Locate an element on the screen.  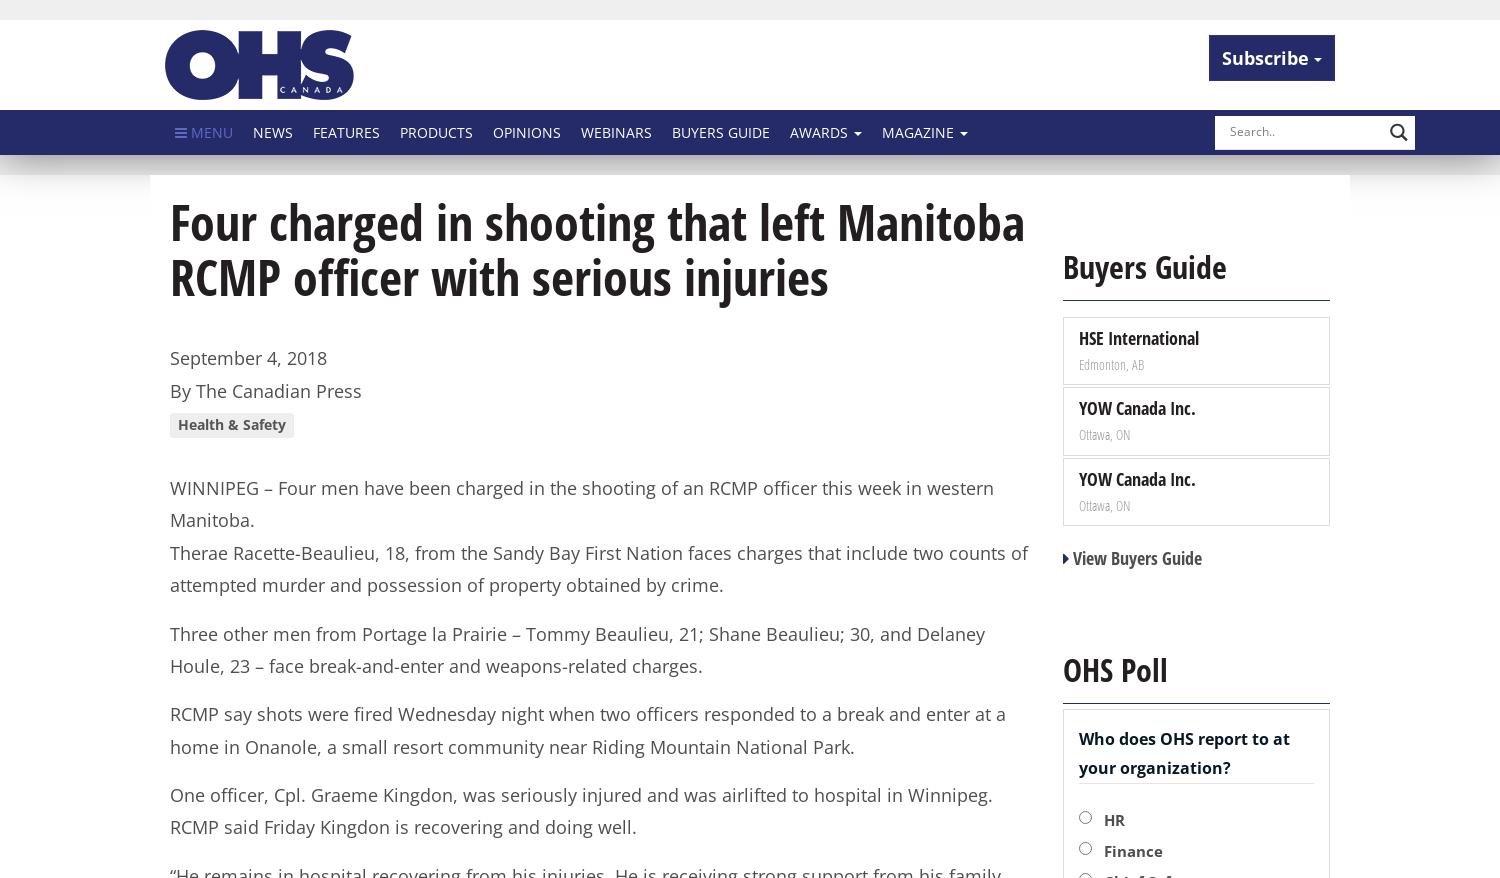
'Subscribe' is located at coordinates (1265, 58).